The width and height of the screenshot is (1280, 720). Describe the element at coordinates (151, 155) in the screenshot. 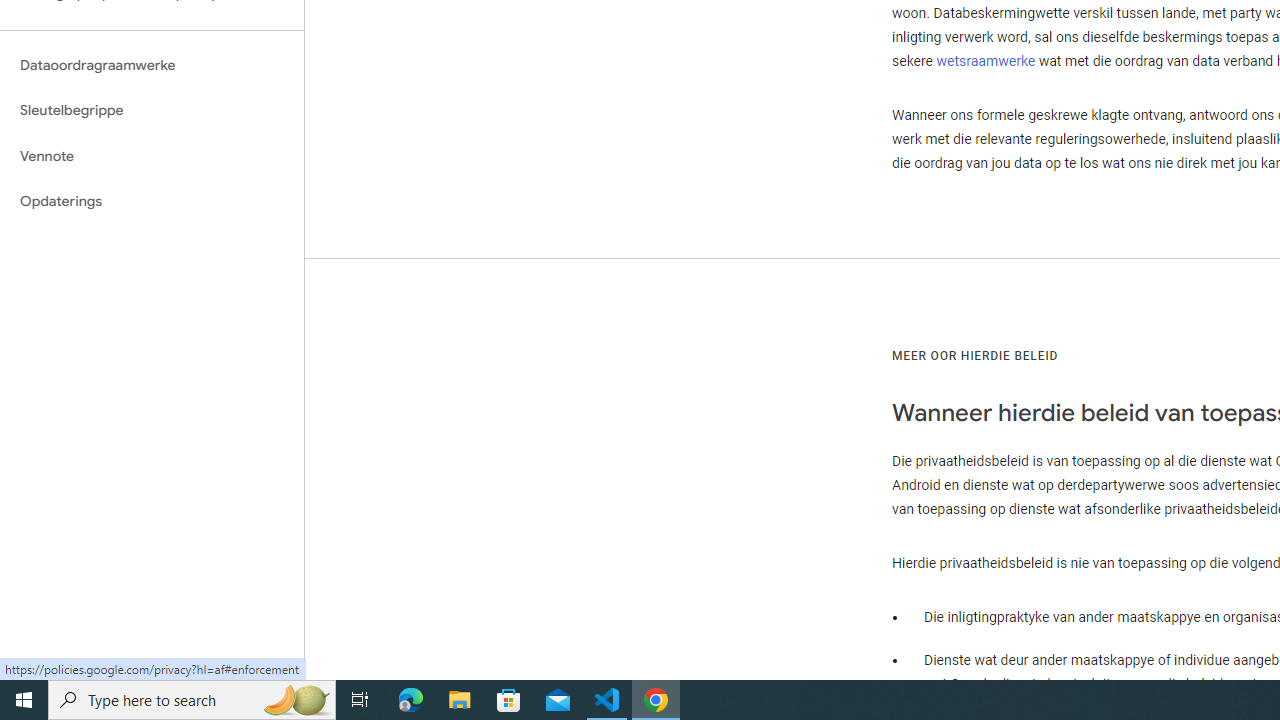

I see `'Vennote'` at that location.